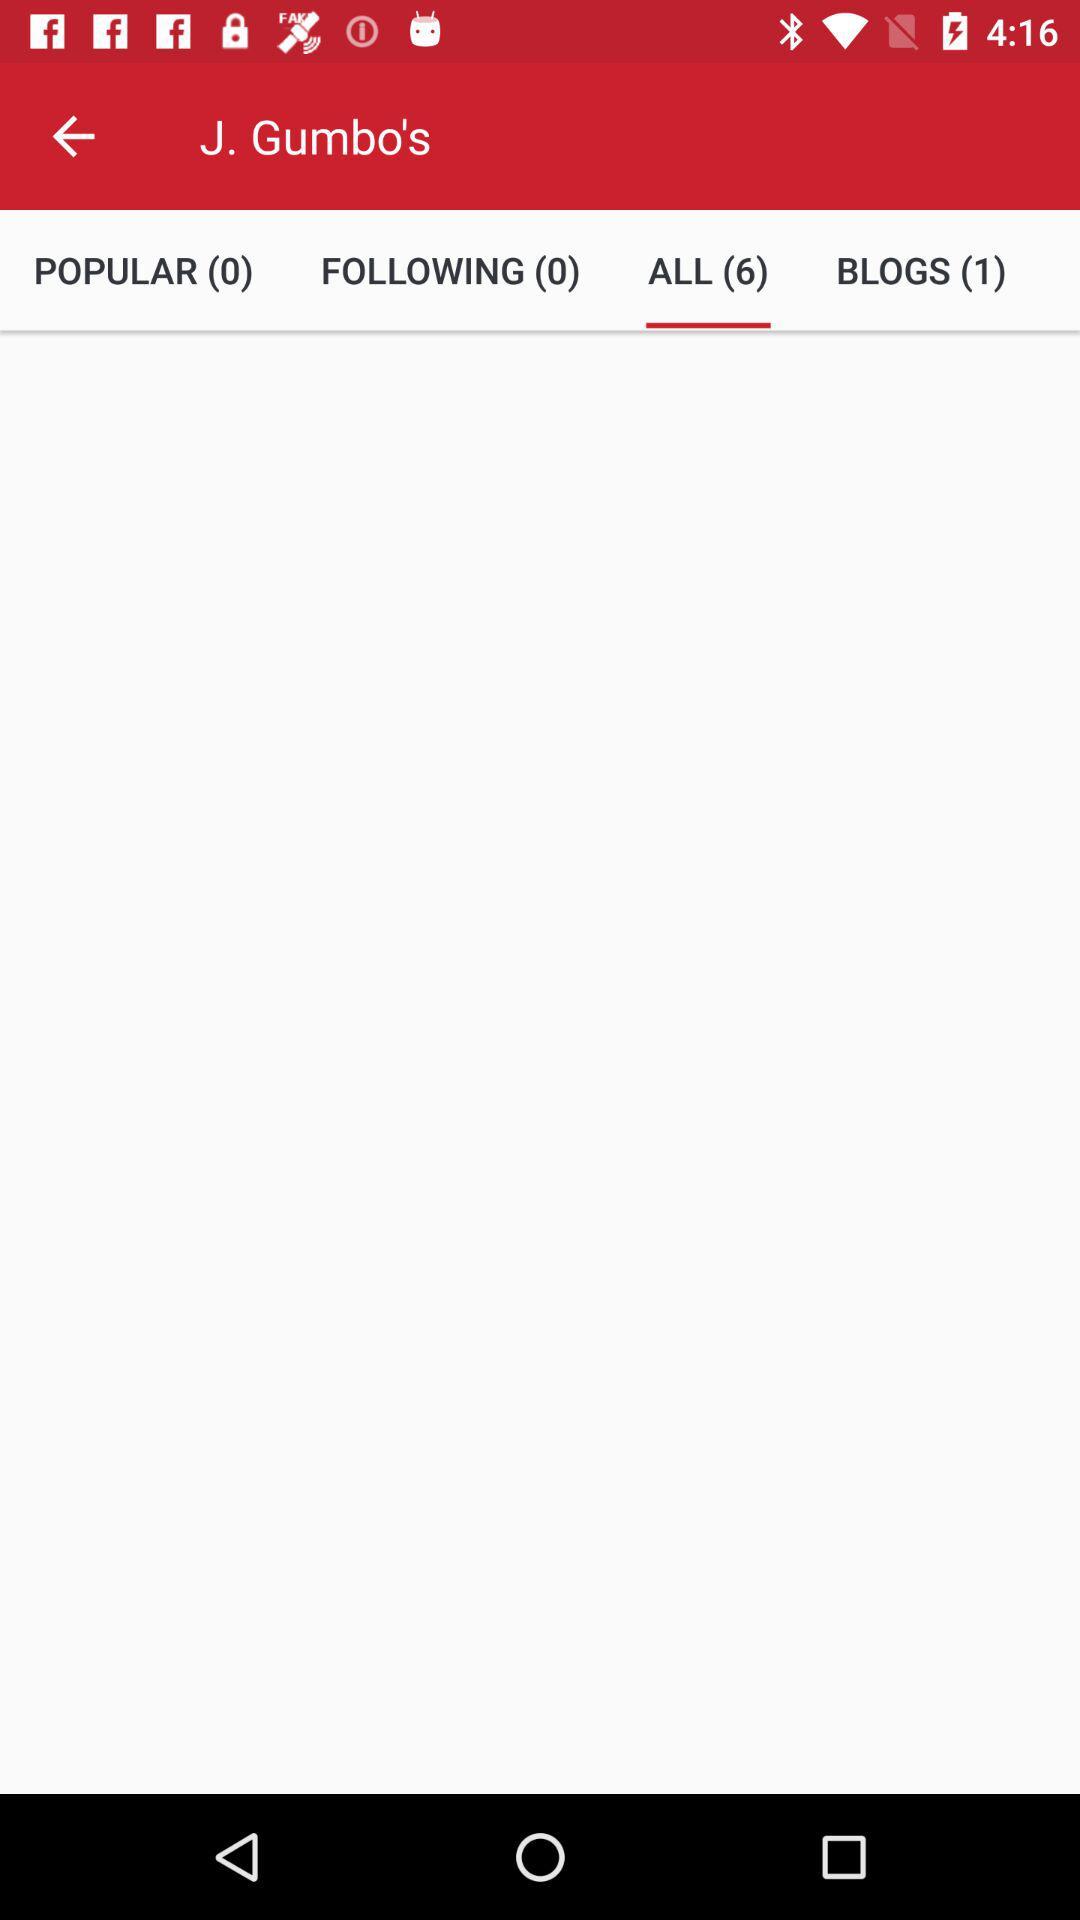  I want to click on the popular (0) item, so click(142, 269).